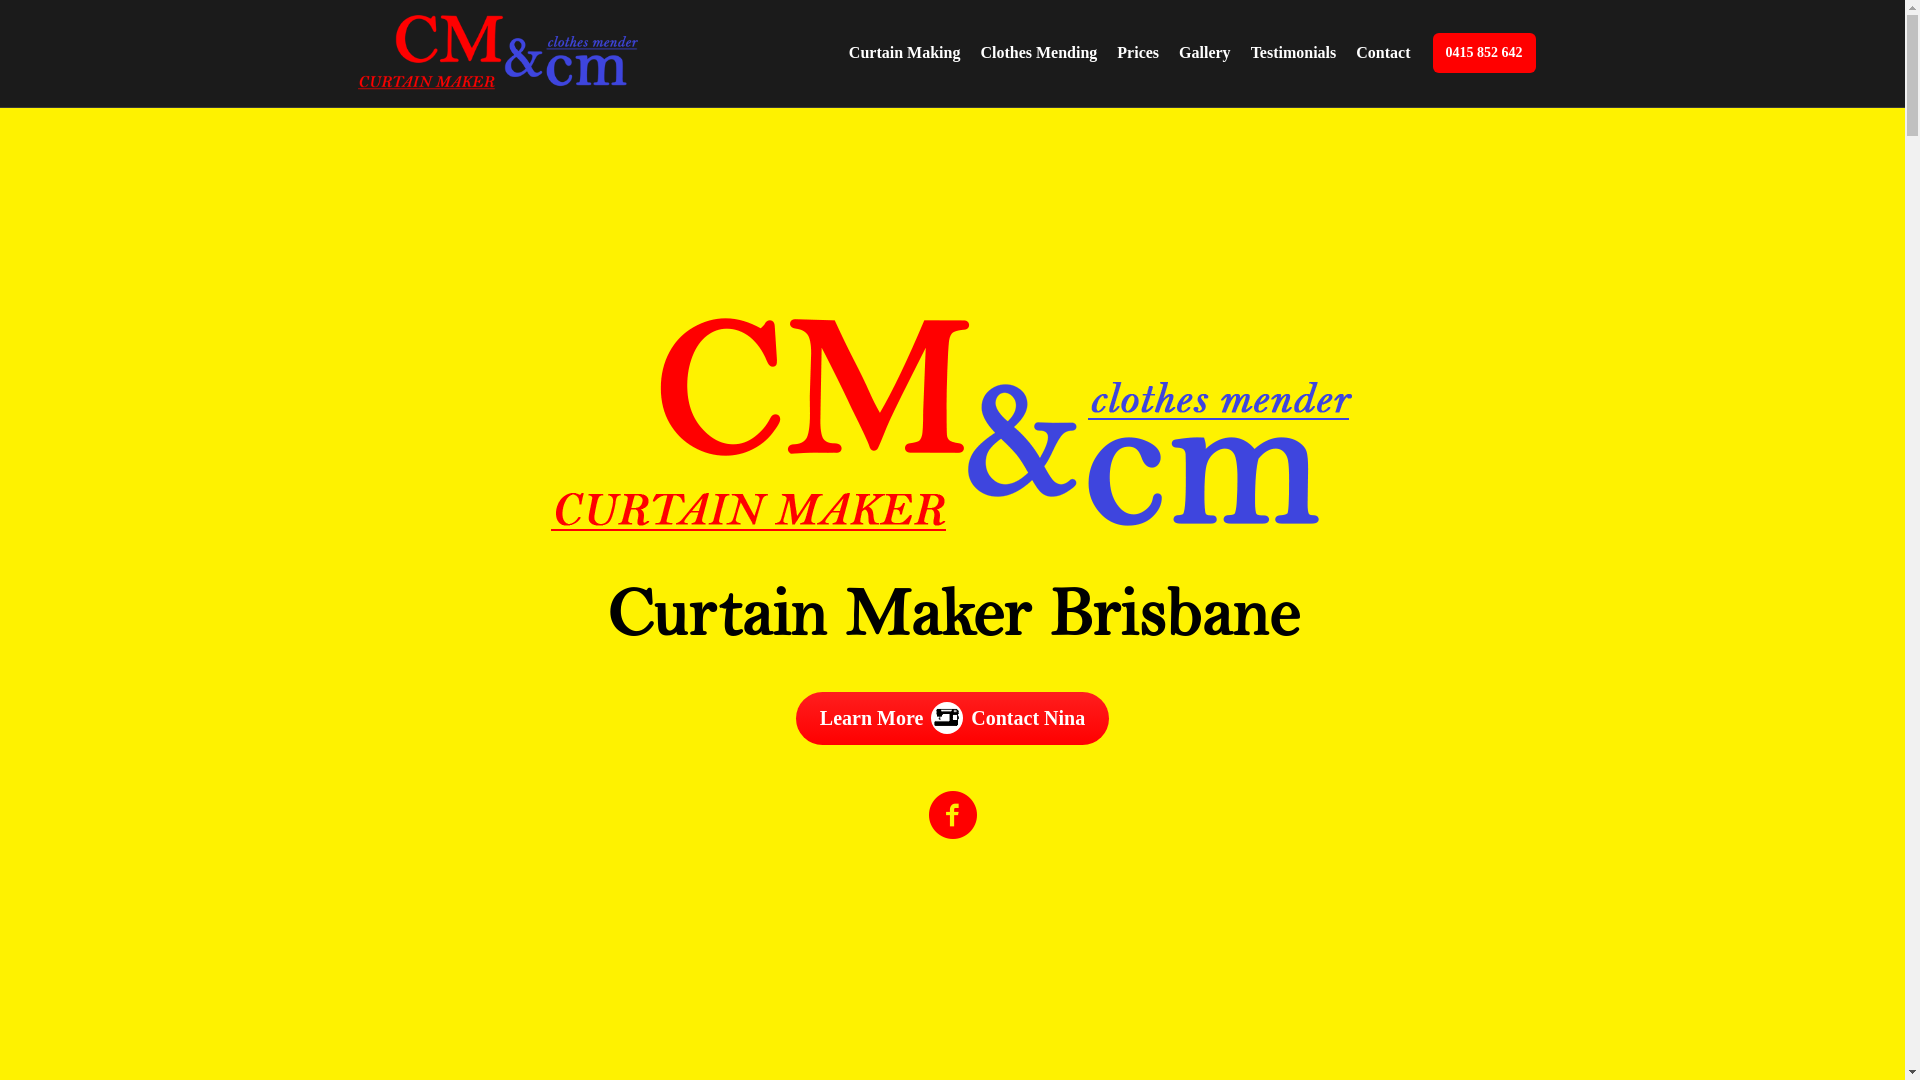 The width and height of the screenshot is (1920, 1080). Describe the element at coordinates (795, 717) in the screenshot. I see `'Learn More'` at that location.